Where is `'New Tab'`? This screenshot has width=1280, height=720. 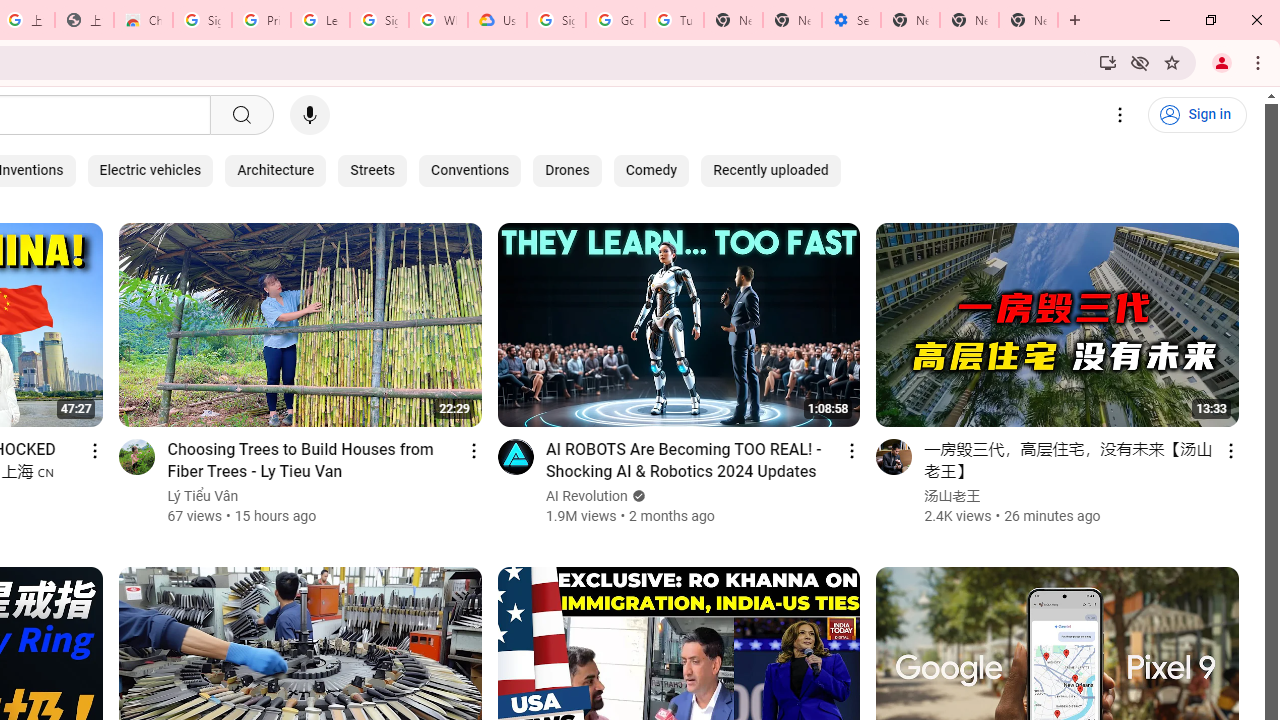 'New Tab' is located at coordinates (1028, 20).